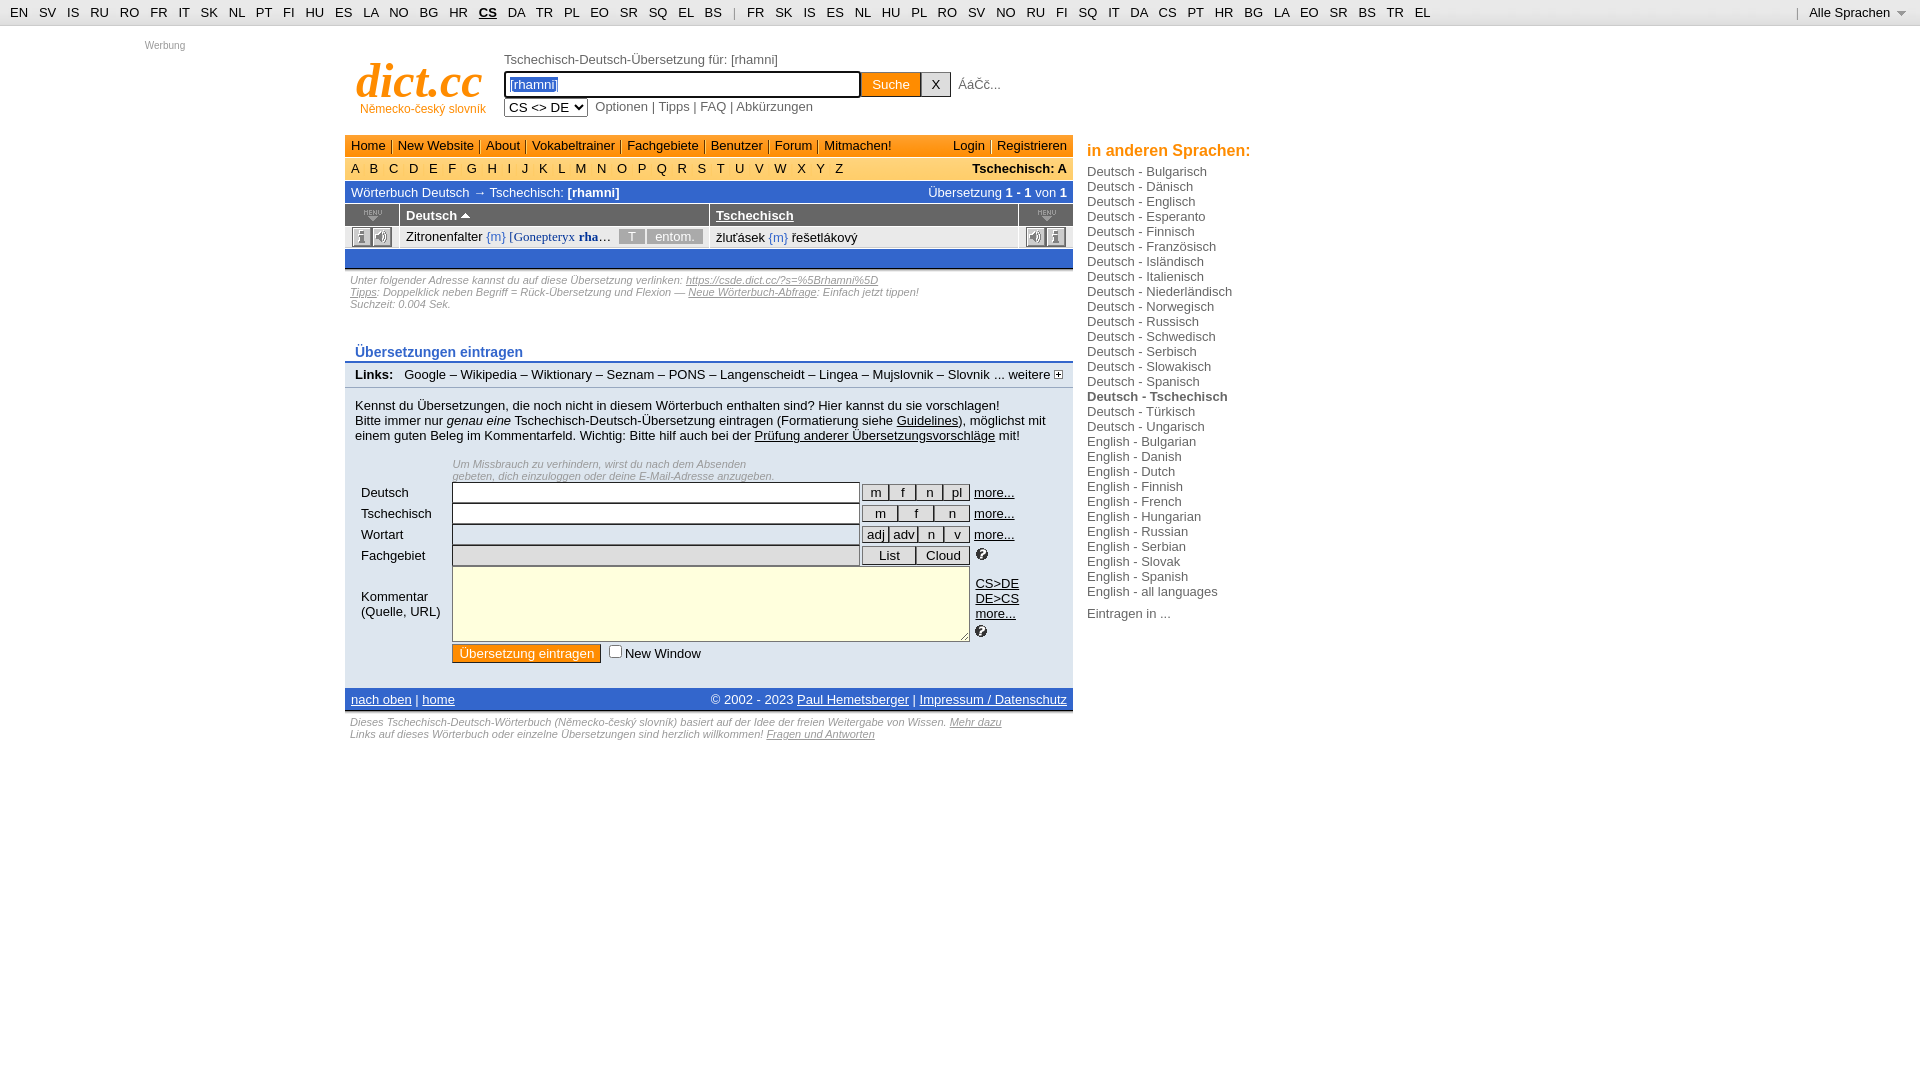 This screenshot has width=1920, height=1080. What do you see at coordinates (98, 12) in the screenshot?
I see `'RU'` at bounding box center [98, 12].